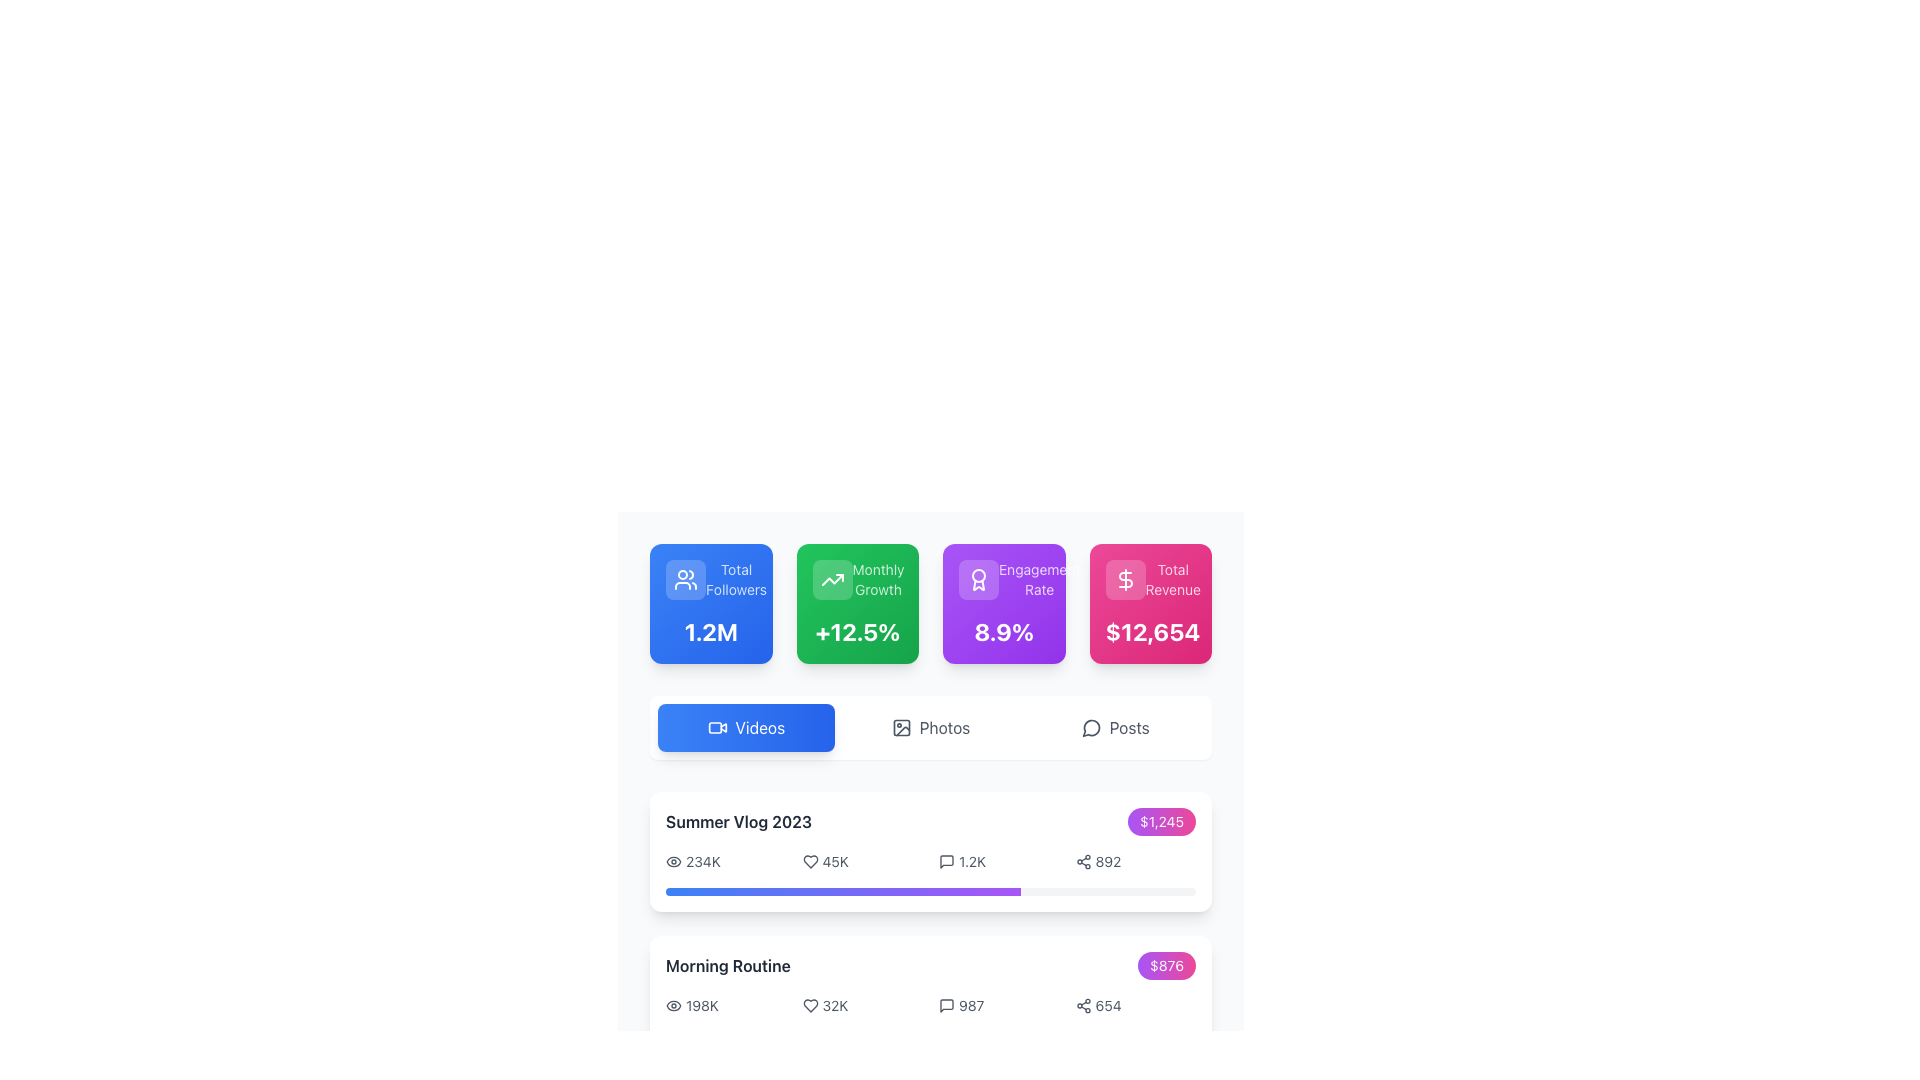  Describe the element at coordinates (857, 632) in the screenshot. I see `the text label displaying '+12.5%' in bold white font on a green background, located in the second column of the display` at that location.